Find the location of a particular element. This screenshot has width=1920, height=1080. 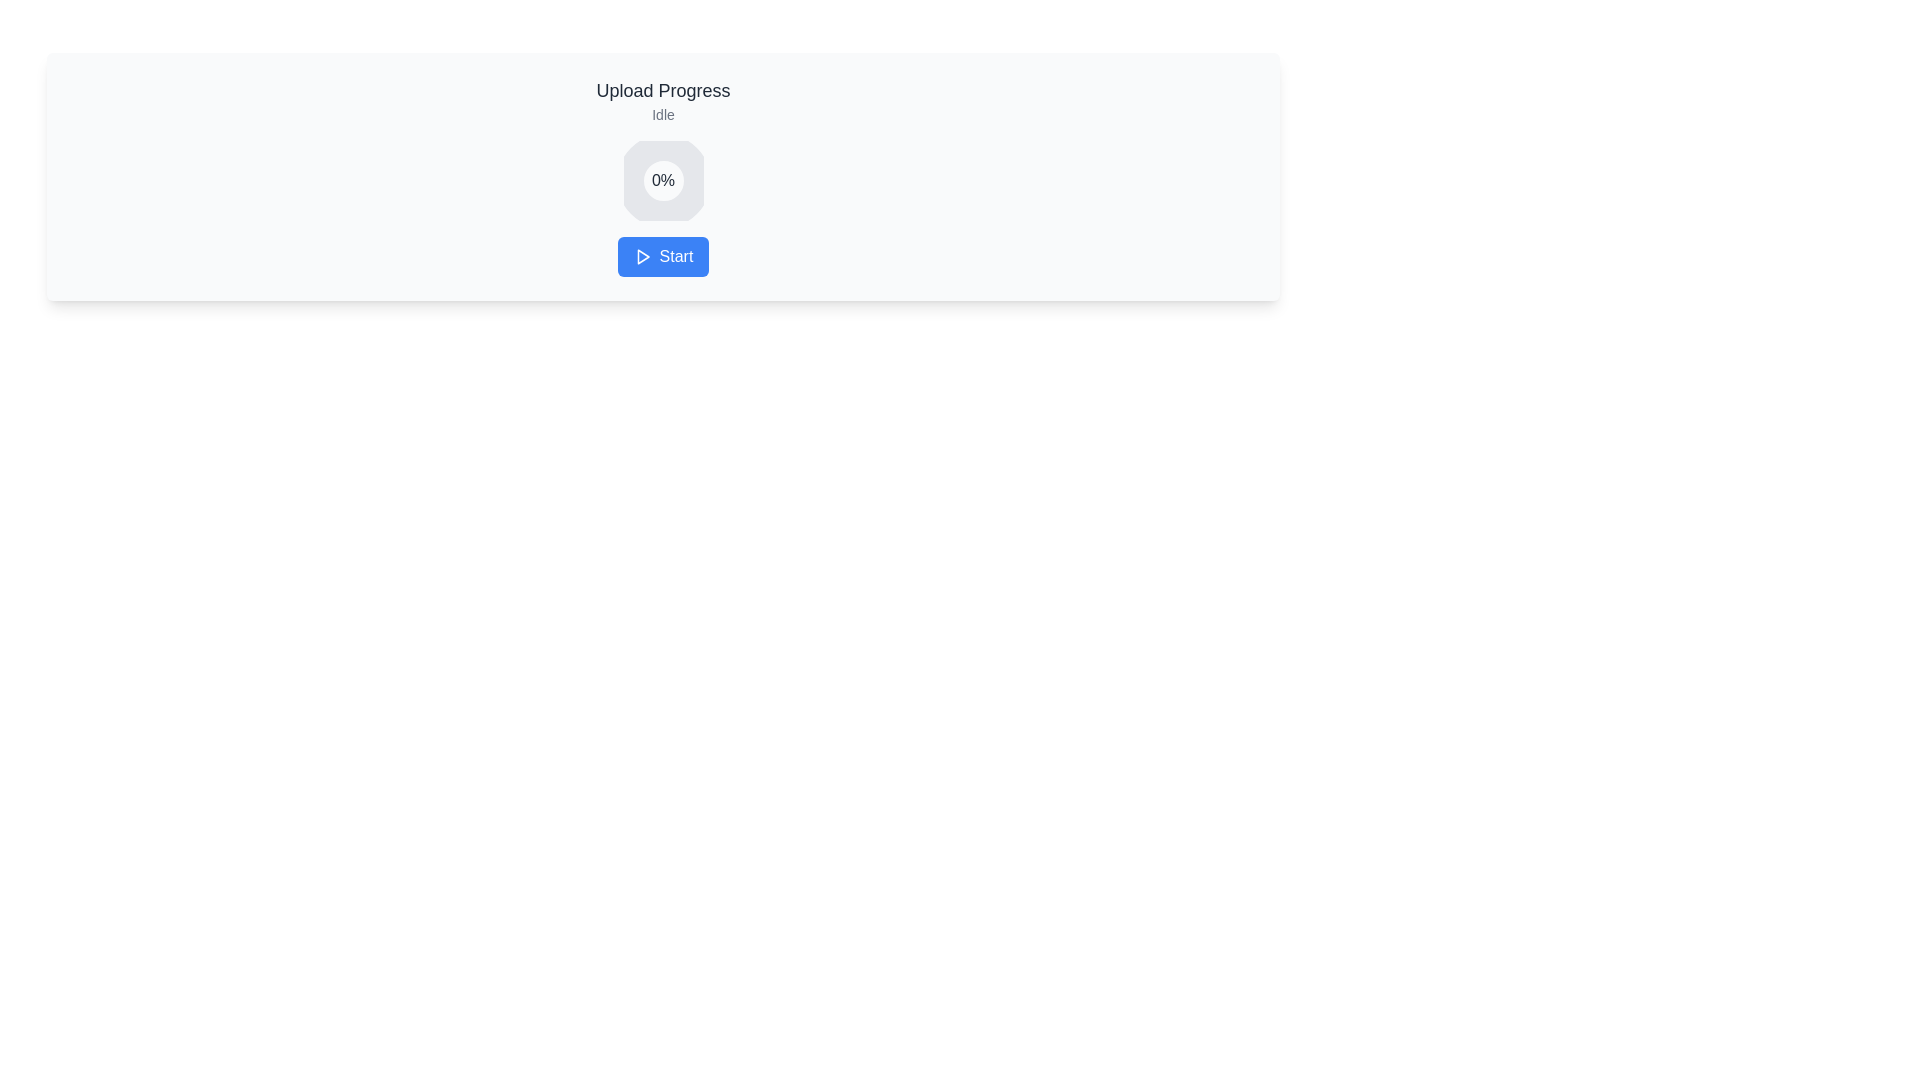

the circular progress indicator displaying '0%' text, which is located below the 'Idle' text and above the 'Start' button is located at coordinates (663, 181).